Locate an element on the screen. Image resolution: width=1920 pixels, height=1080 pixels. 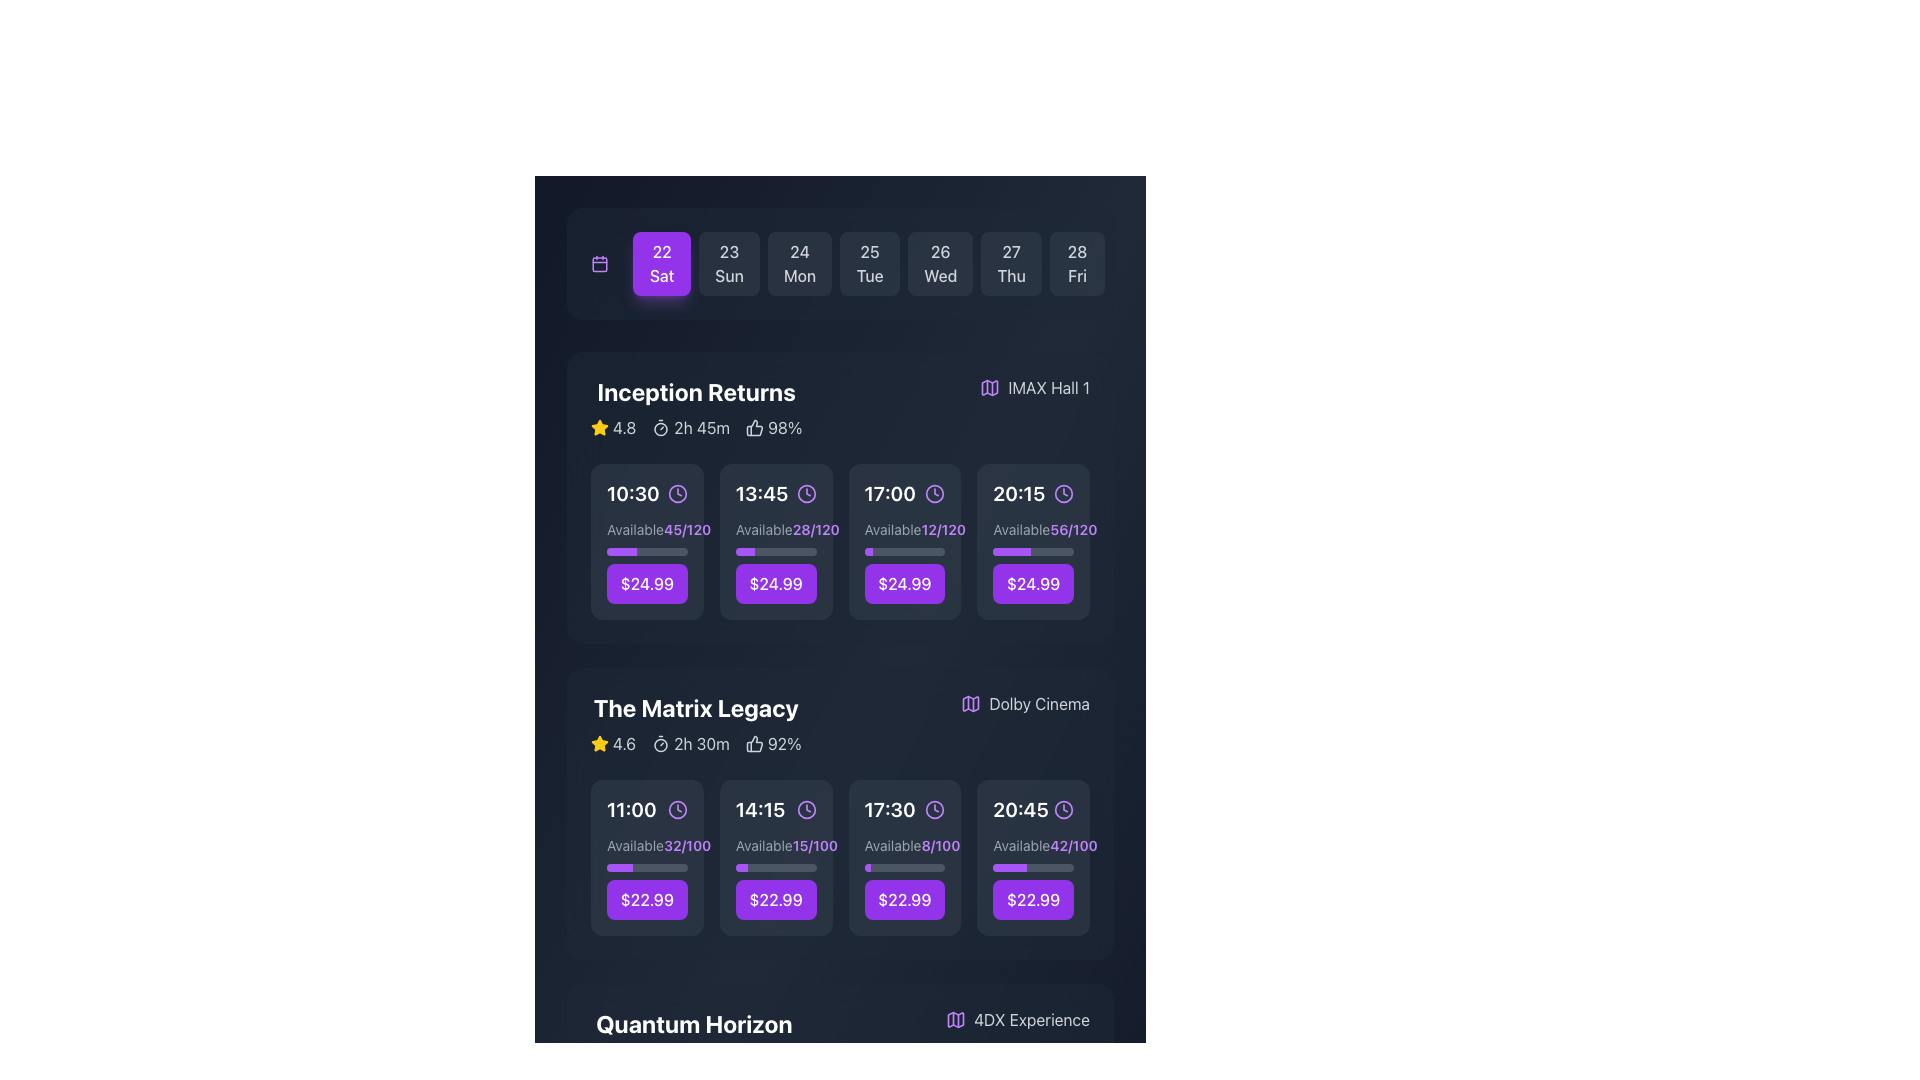
the circular graphical element that visually represents the clock face in the schedule section for the movie 'Inception Returns' is located at coordinates (677, 493).